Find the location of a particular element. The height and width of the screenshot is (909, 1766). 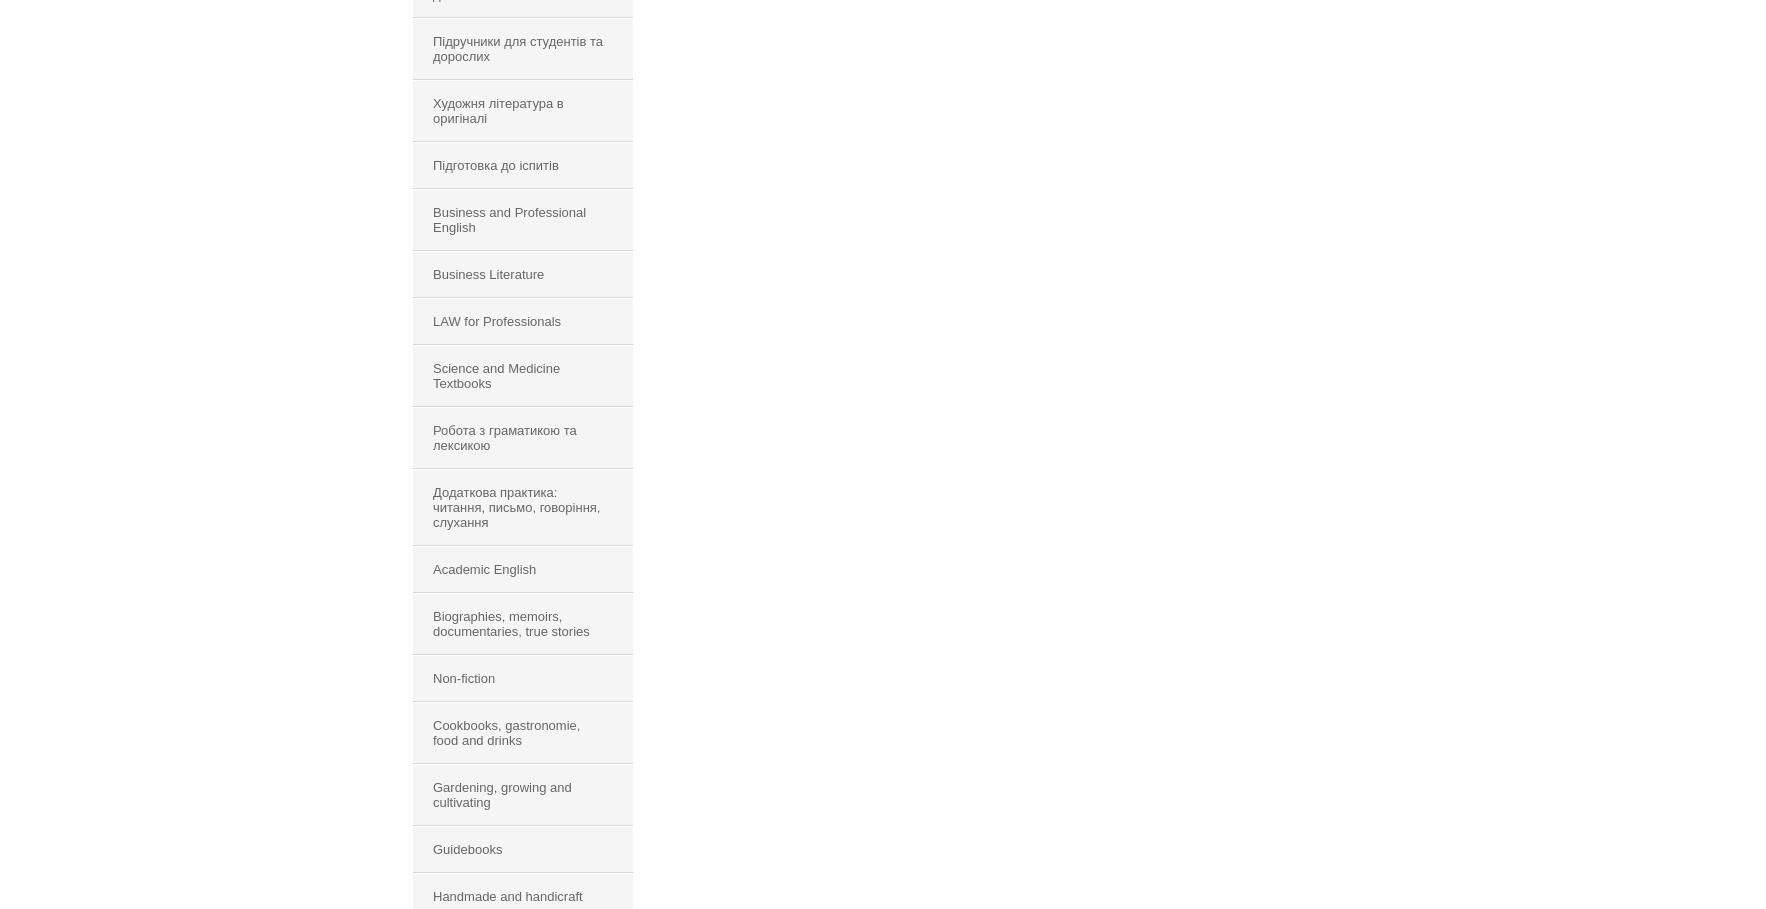

'Science and Medicine Textbooks' is located at coordinates (496, 374).